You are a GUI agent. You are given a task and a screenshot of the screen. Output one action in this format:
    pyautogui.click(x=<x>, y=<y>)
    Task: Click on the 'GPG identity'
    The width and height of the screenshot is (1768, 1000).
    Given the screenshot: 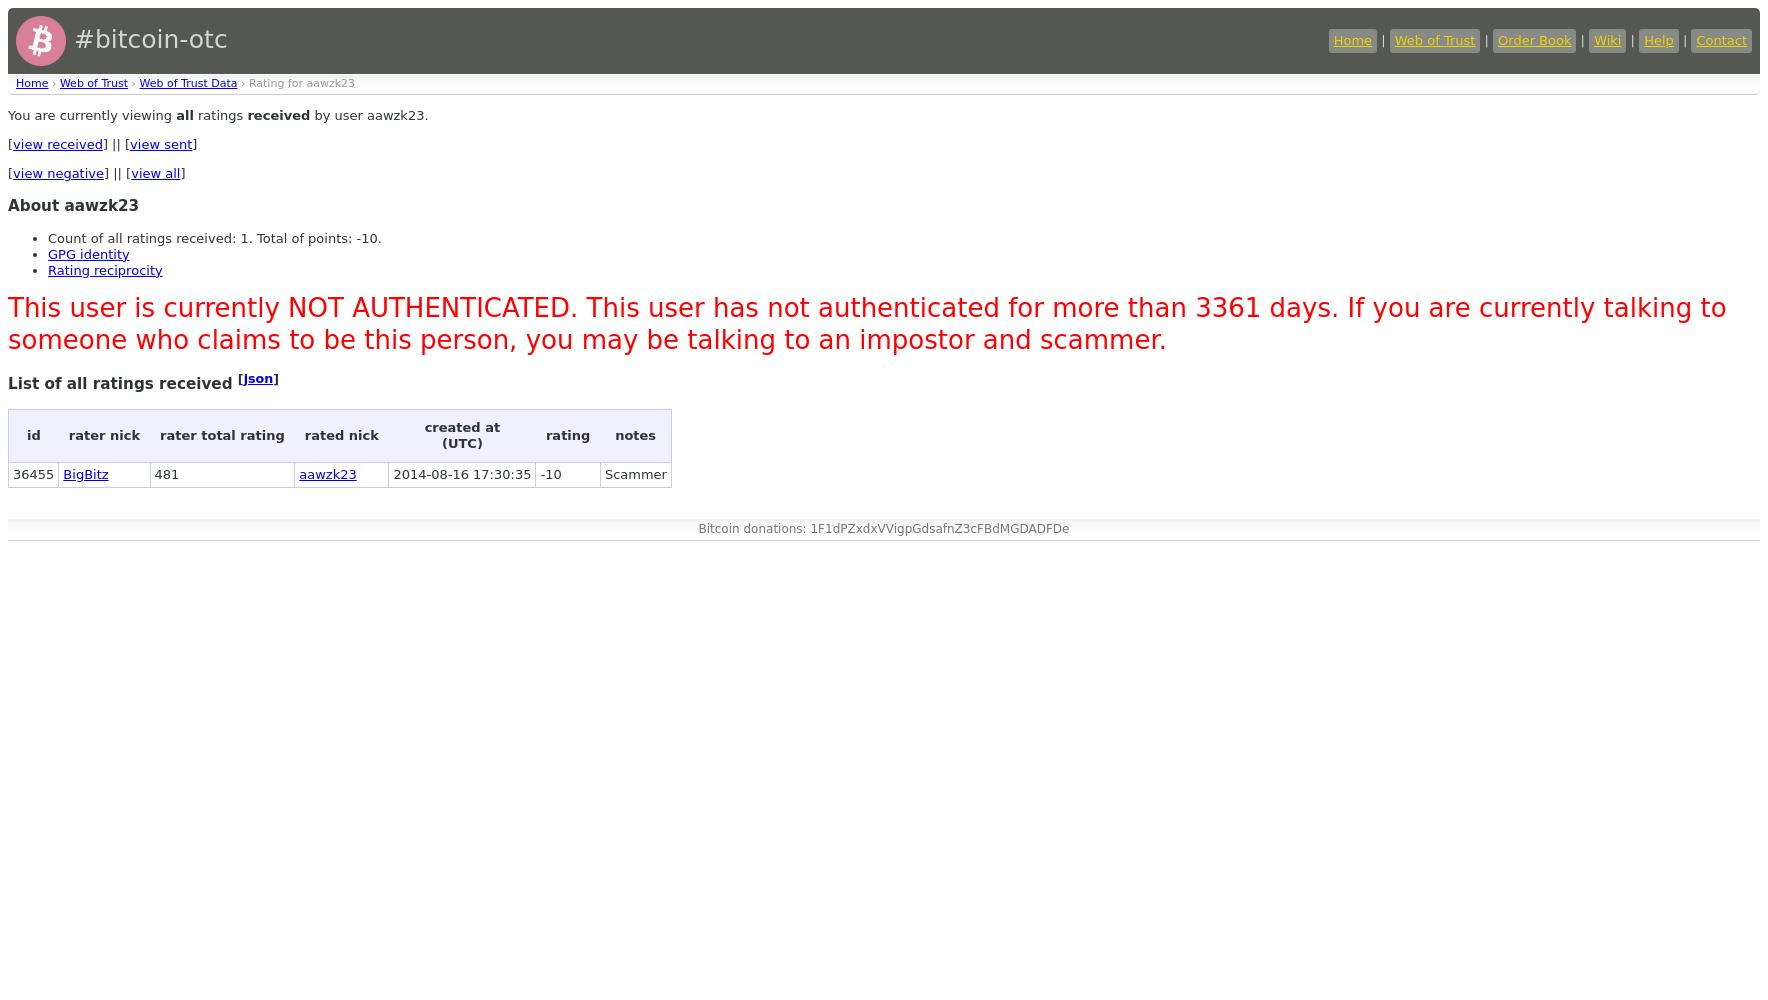 What is the action you would take?
    pyautogui.click(x=87, y=253)
    